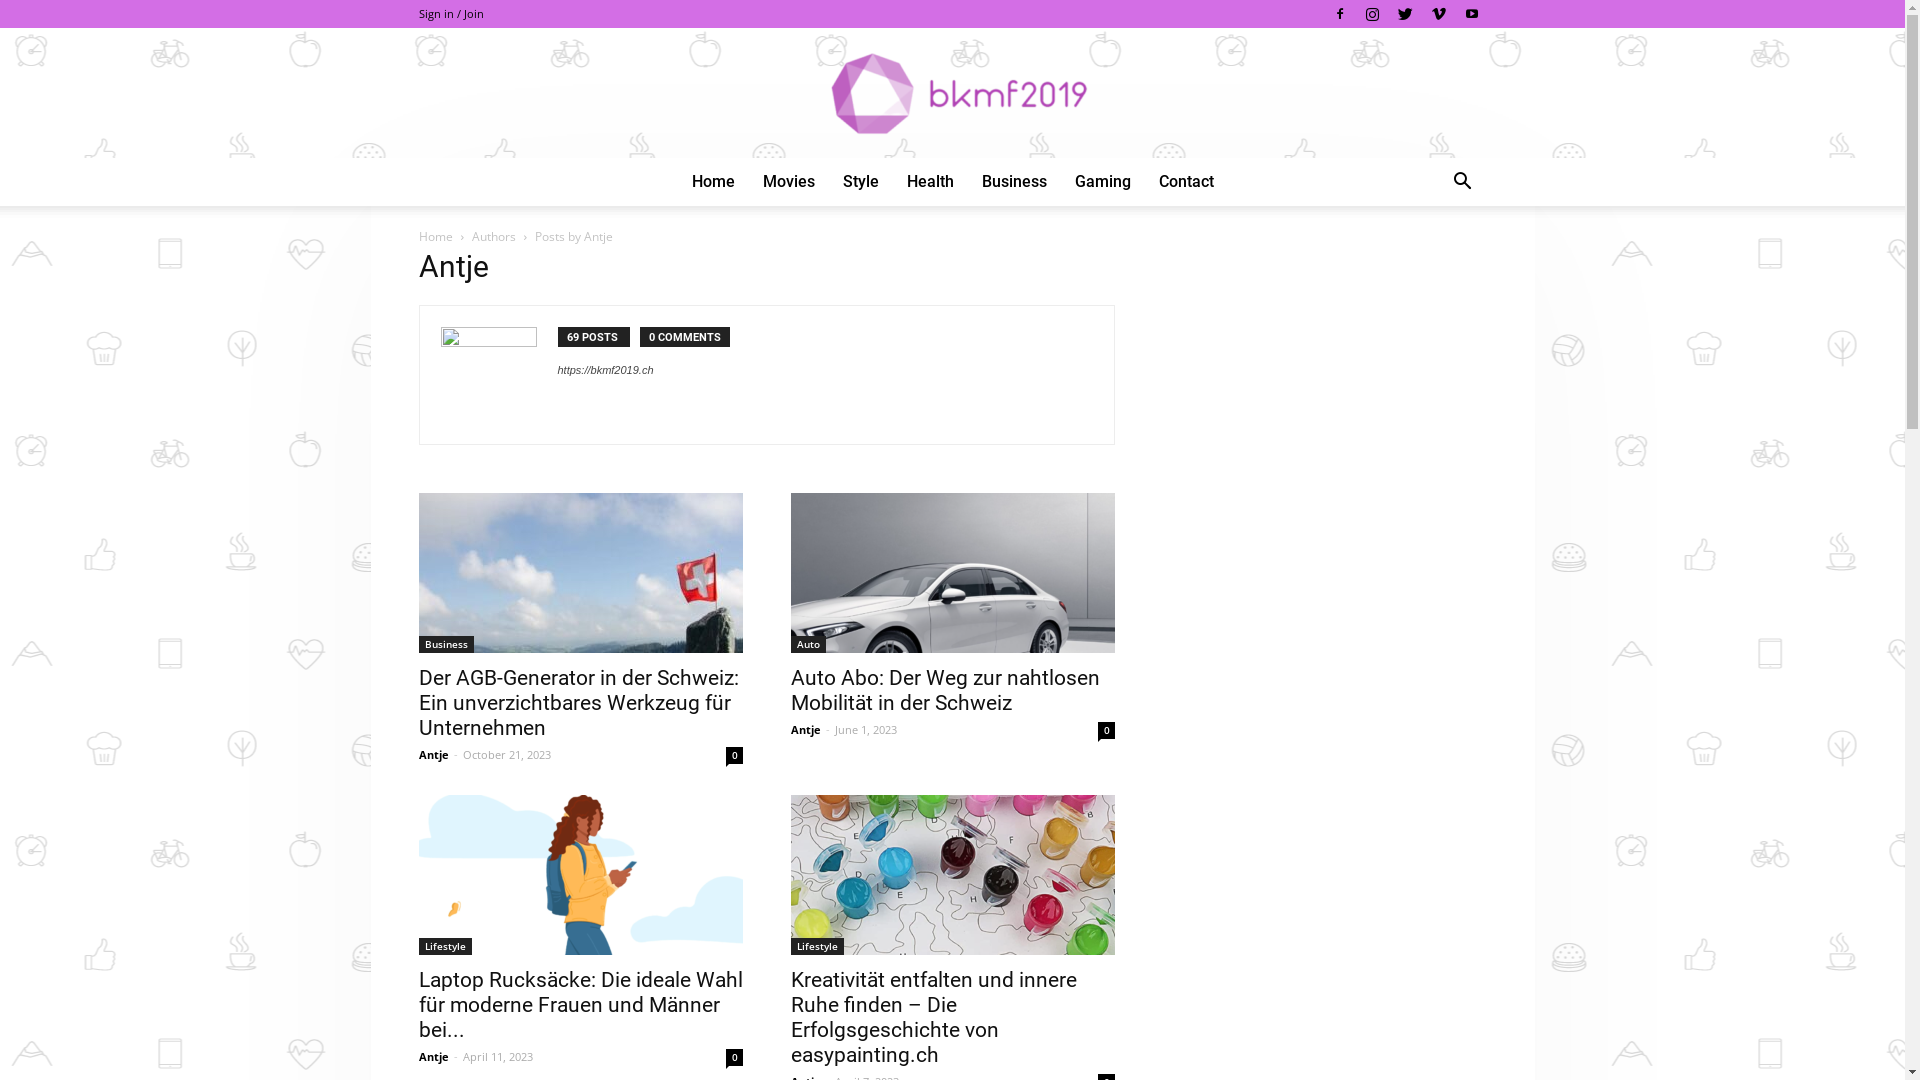  Describe the element at coordinates (1470, 14) in the screenshot. I see `'Youtube'` at that location.